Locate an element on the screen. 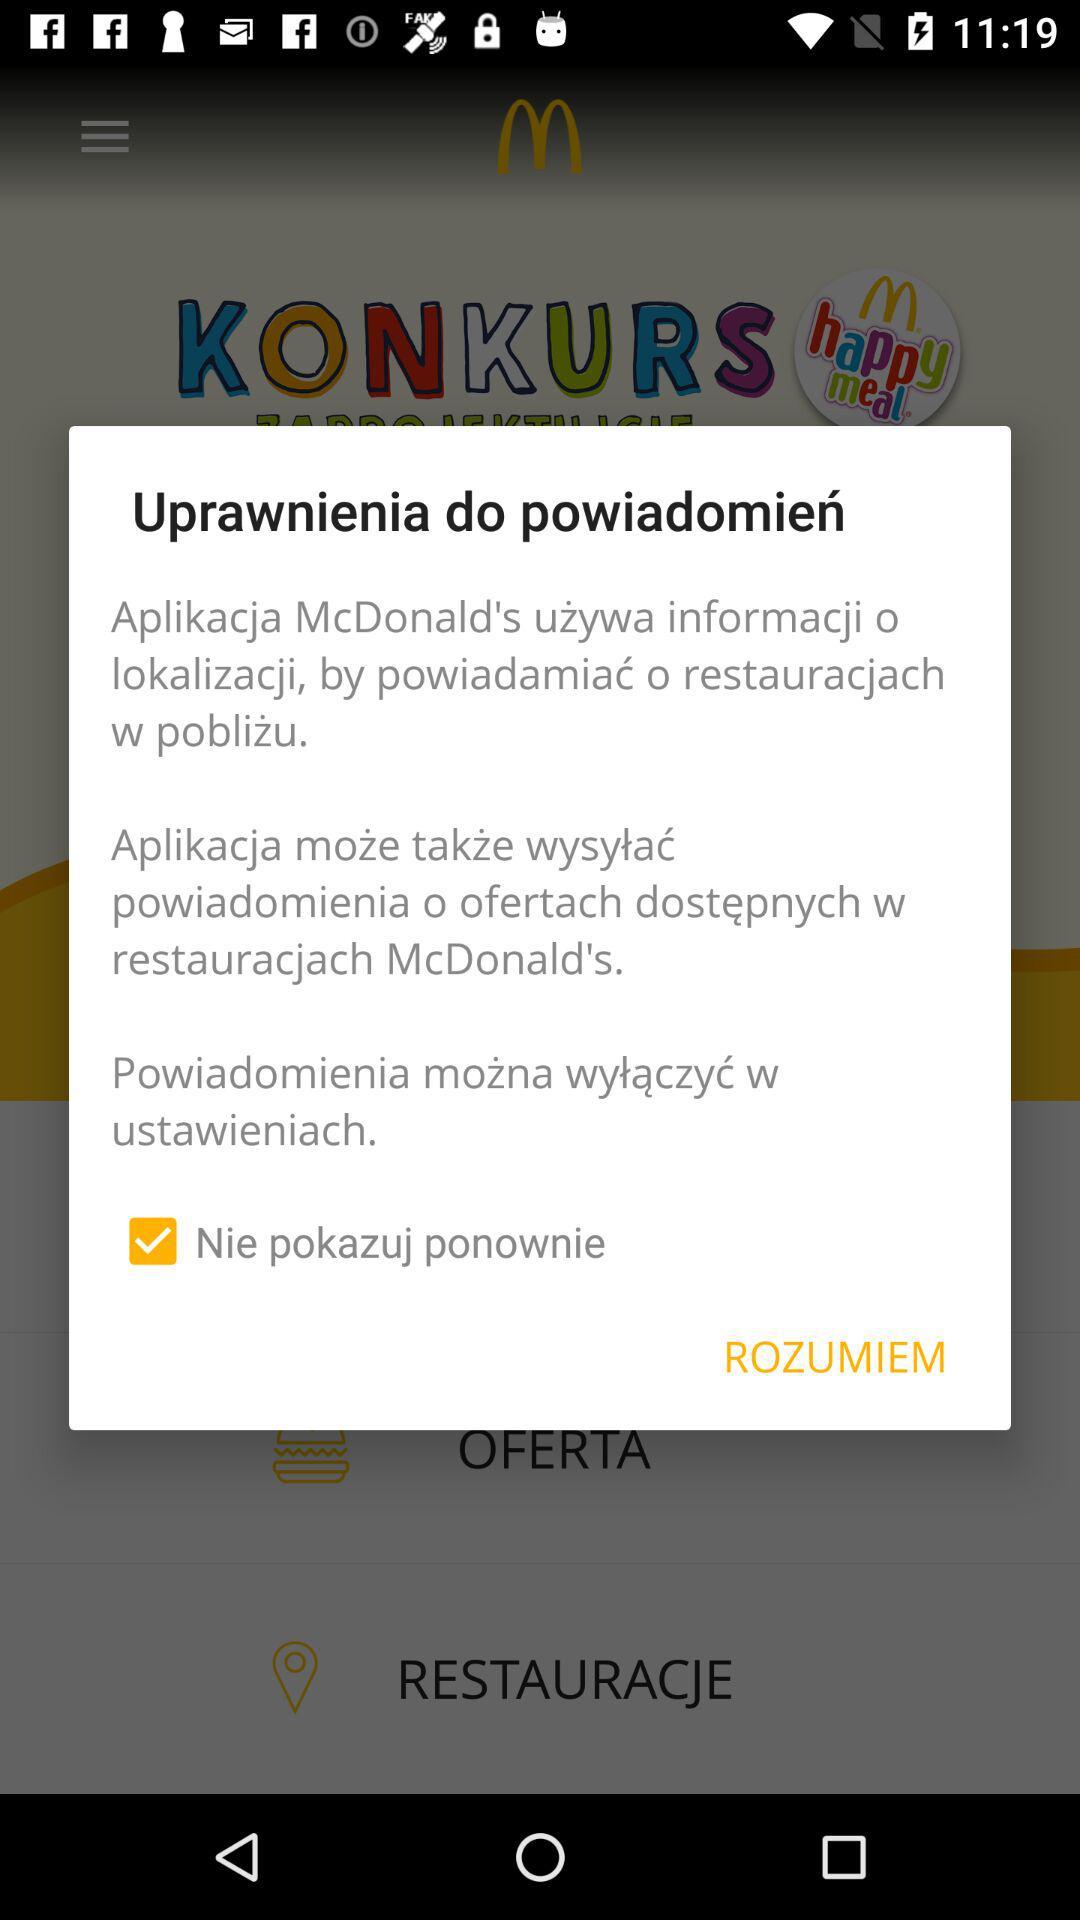  item next to rozumiem icon is located at coordinates (357, 1240).